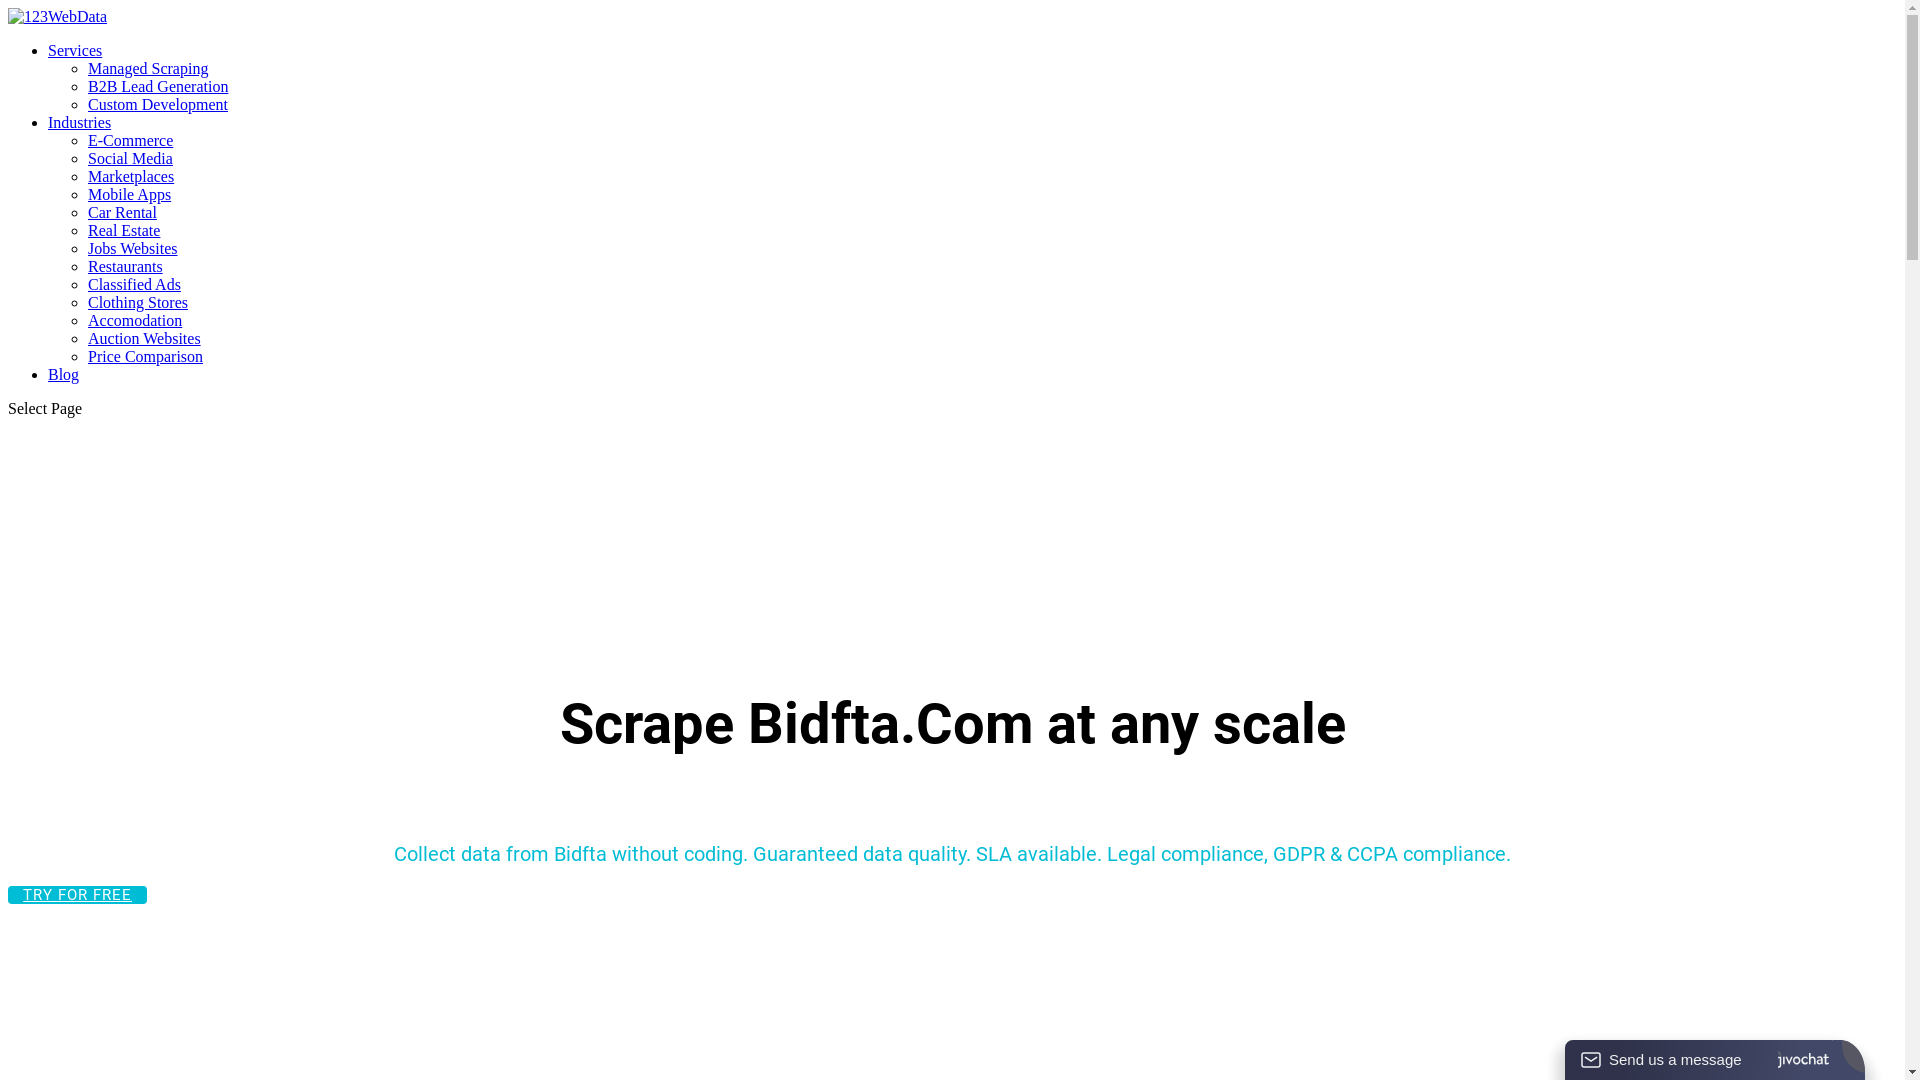 This screenshot has height=1080, width=1920. I want to click on 'E-Commerce', so click(86, 139).